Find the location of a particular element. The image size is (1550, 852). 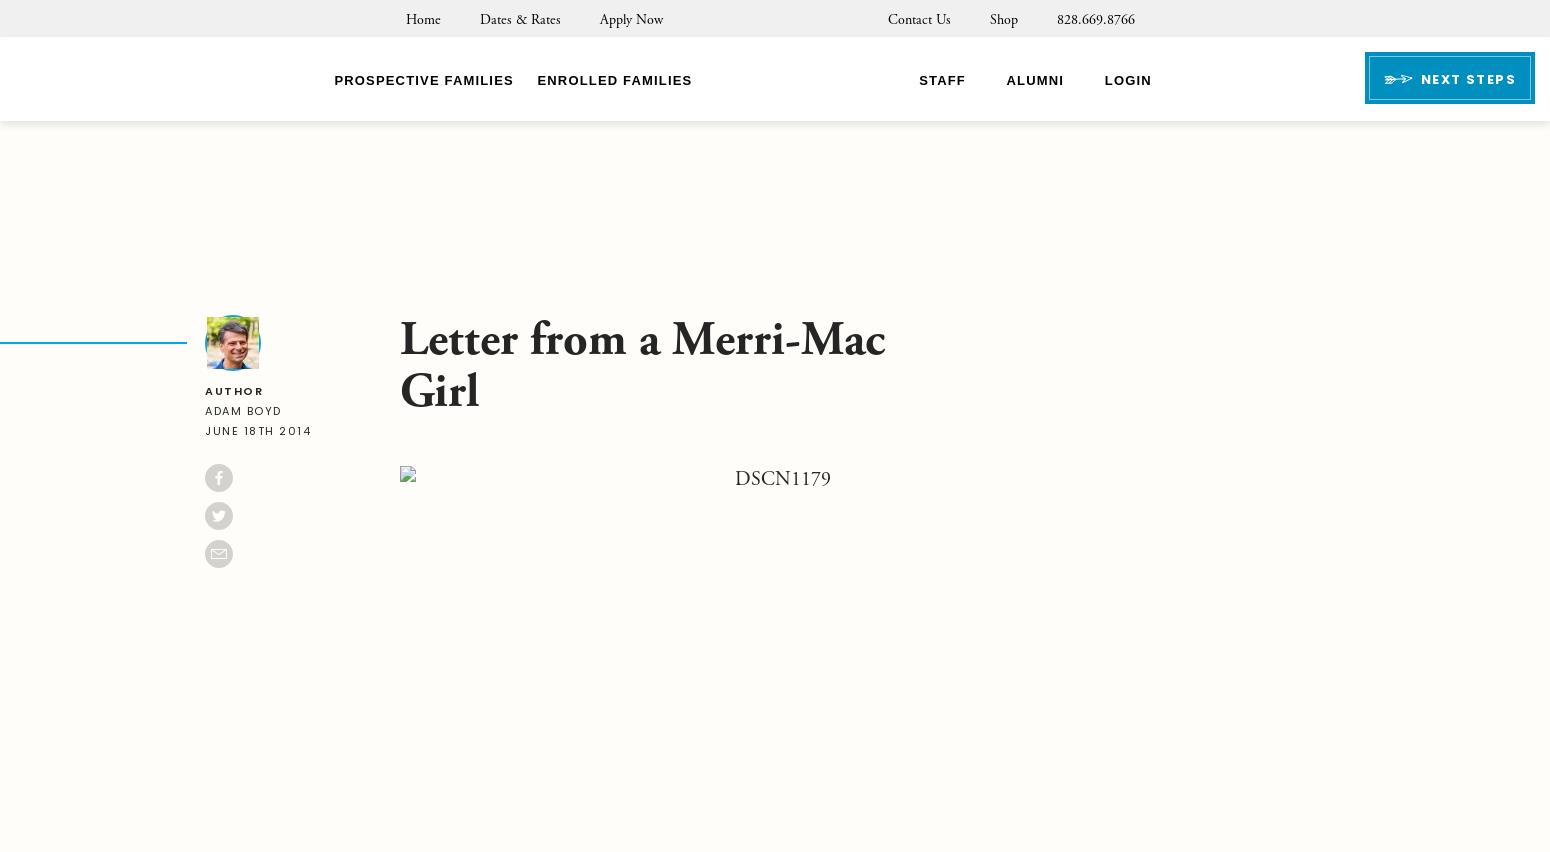

'Letter from a Merri-Mac Girl' is located at coordinates (641, 364).